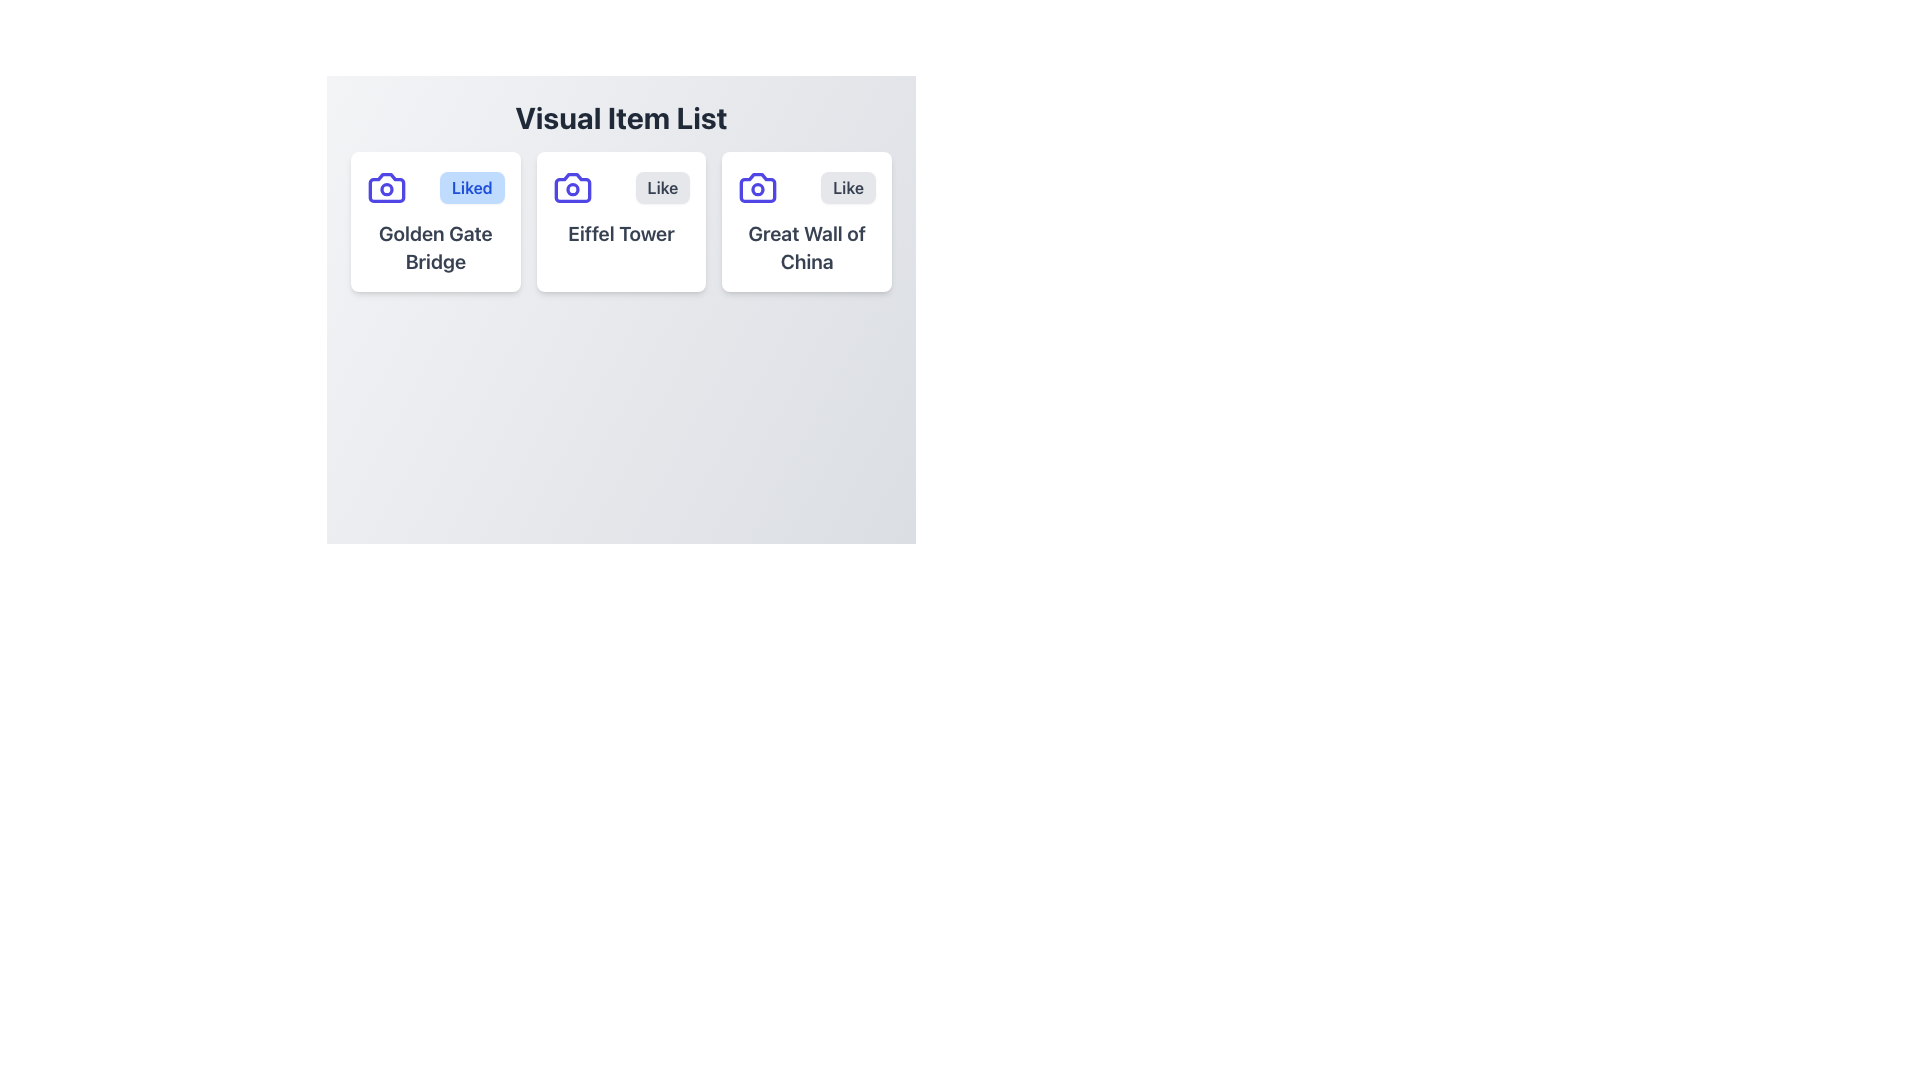 Image resolution: width=1920 pixels, height=1080 pixels. What do you see at coordinates (757, 188) in the screenshot?
I see `the camera icon located in the top left section of the 'Great Wall of China' card` at bounding box center [757, 188].